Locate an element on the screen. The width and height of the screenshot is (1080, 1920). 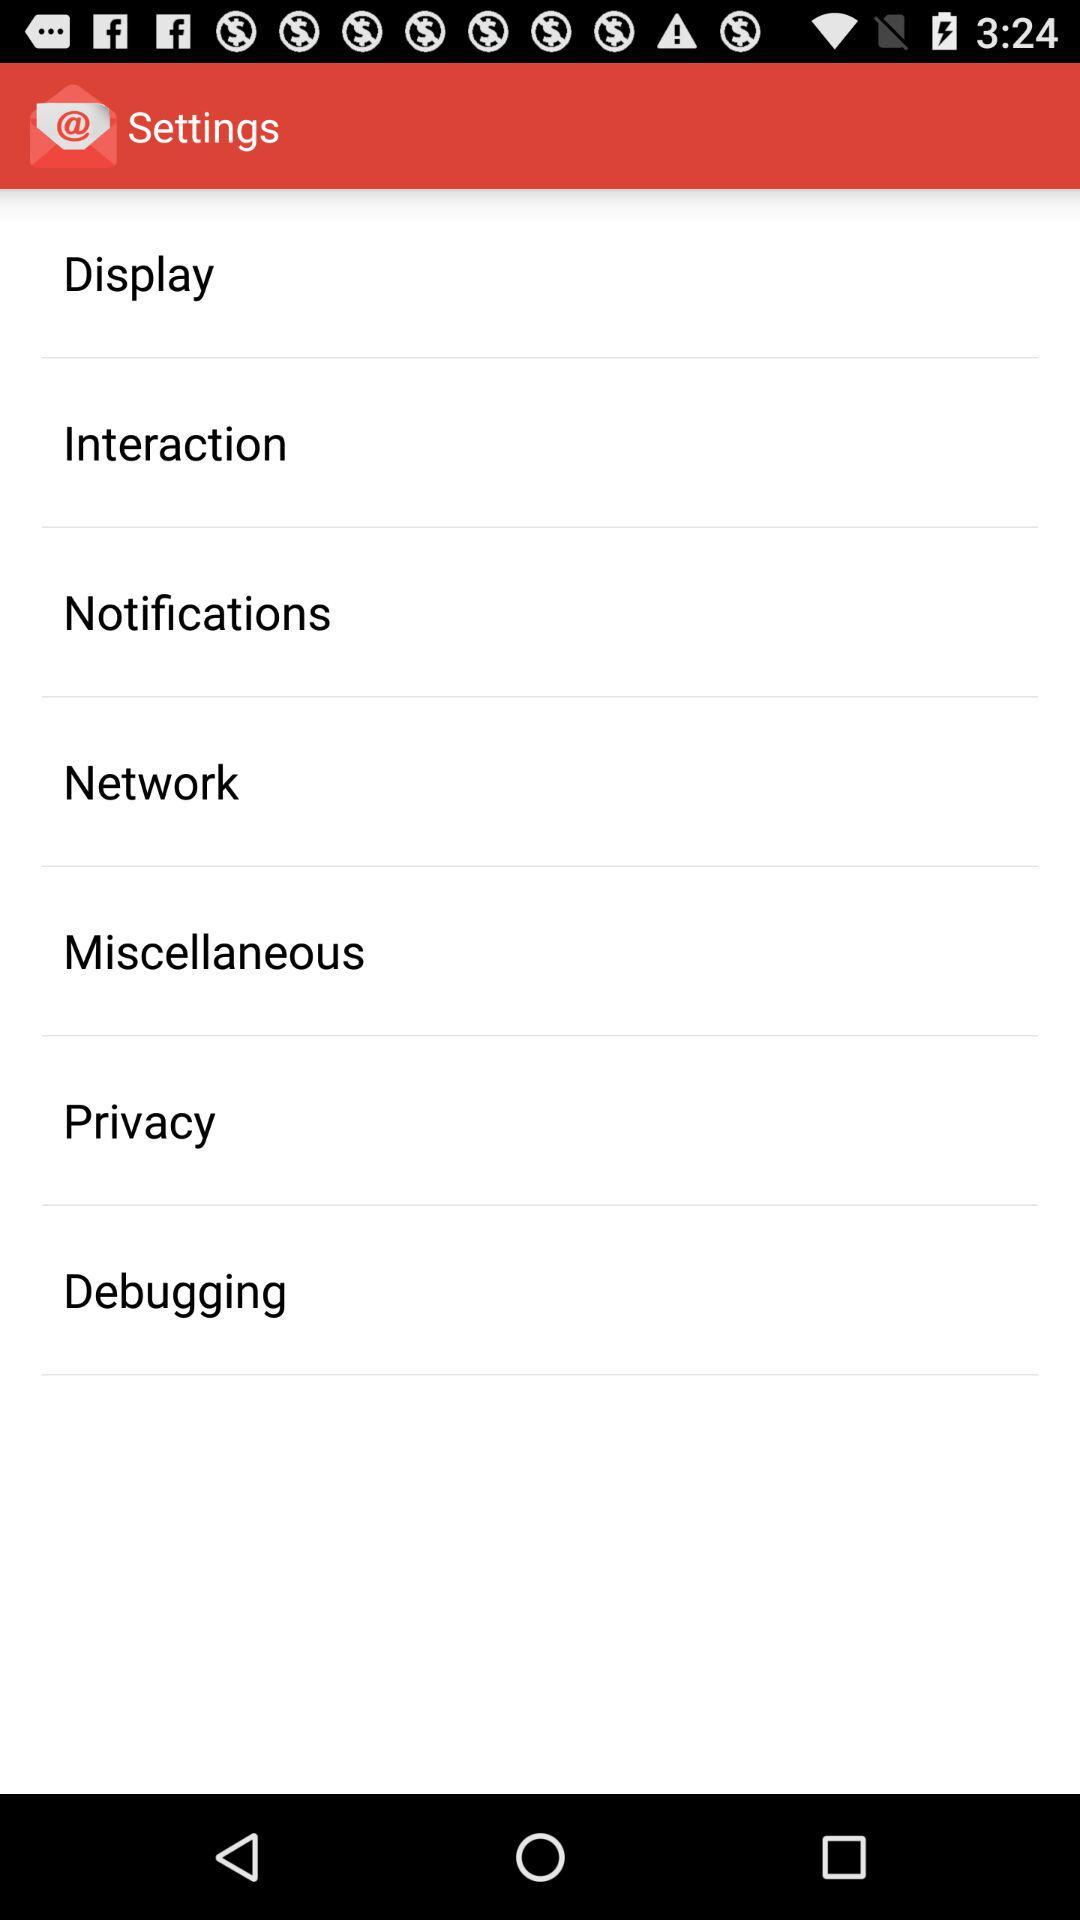
debugging at the bottom left corner is located at coordinates (174, 1289).